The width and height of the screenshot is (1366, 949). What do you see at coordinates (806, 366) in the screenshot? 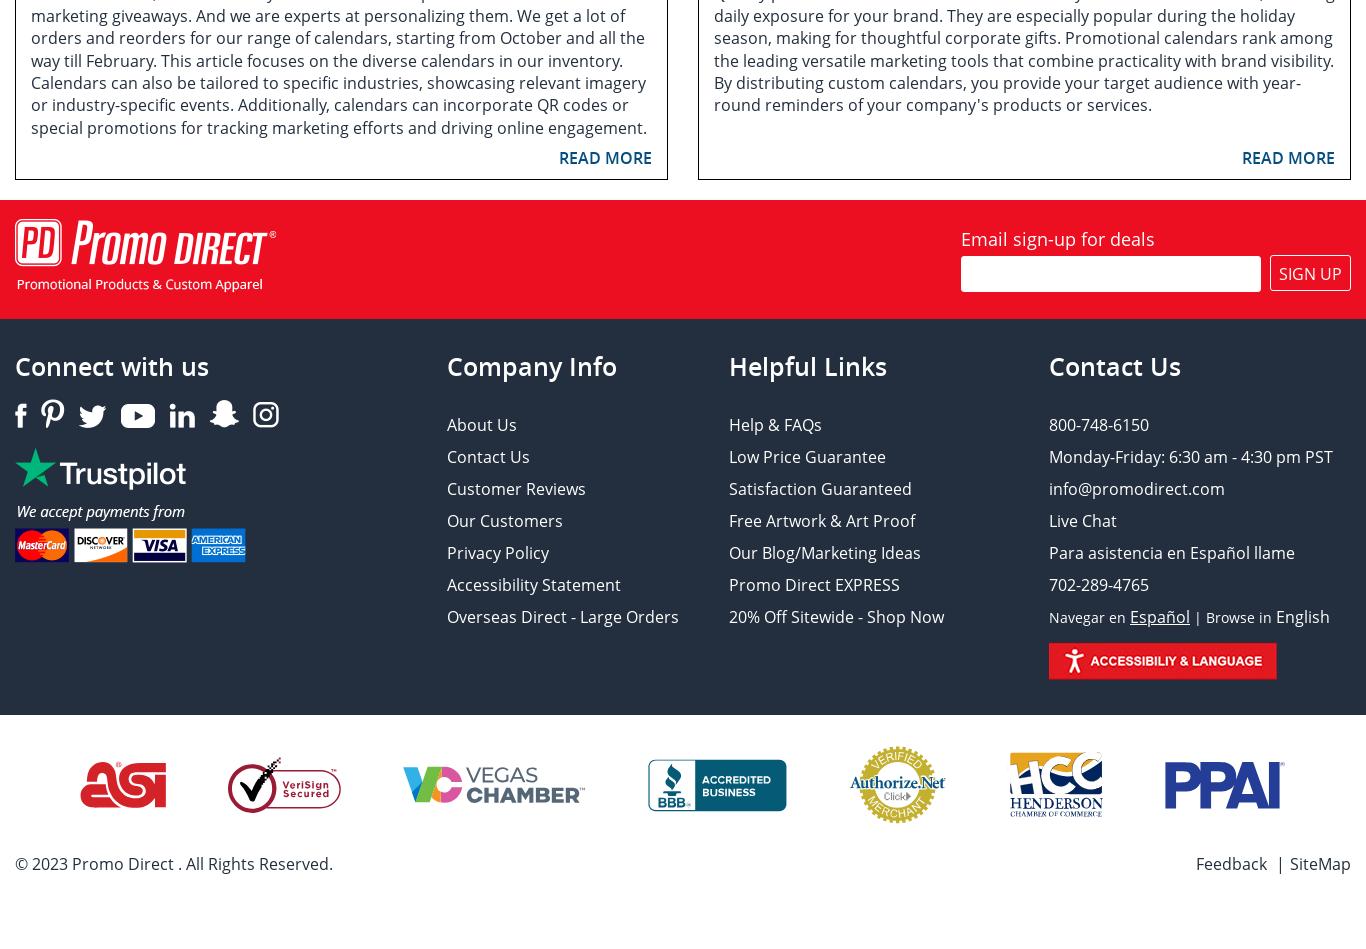
I see `'Helpful Links'` at bounding box center [806, 366].